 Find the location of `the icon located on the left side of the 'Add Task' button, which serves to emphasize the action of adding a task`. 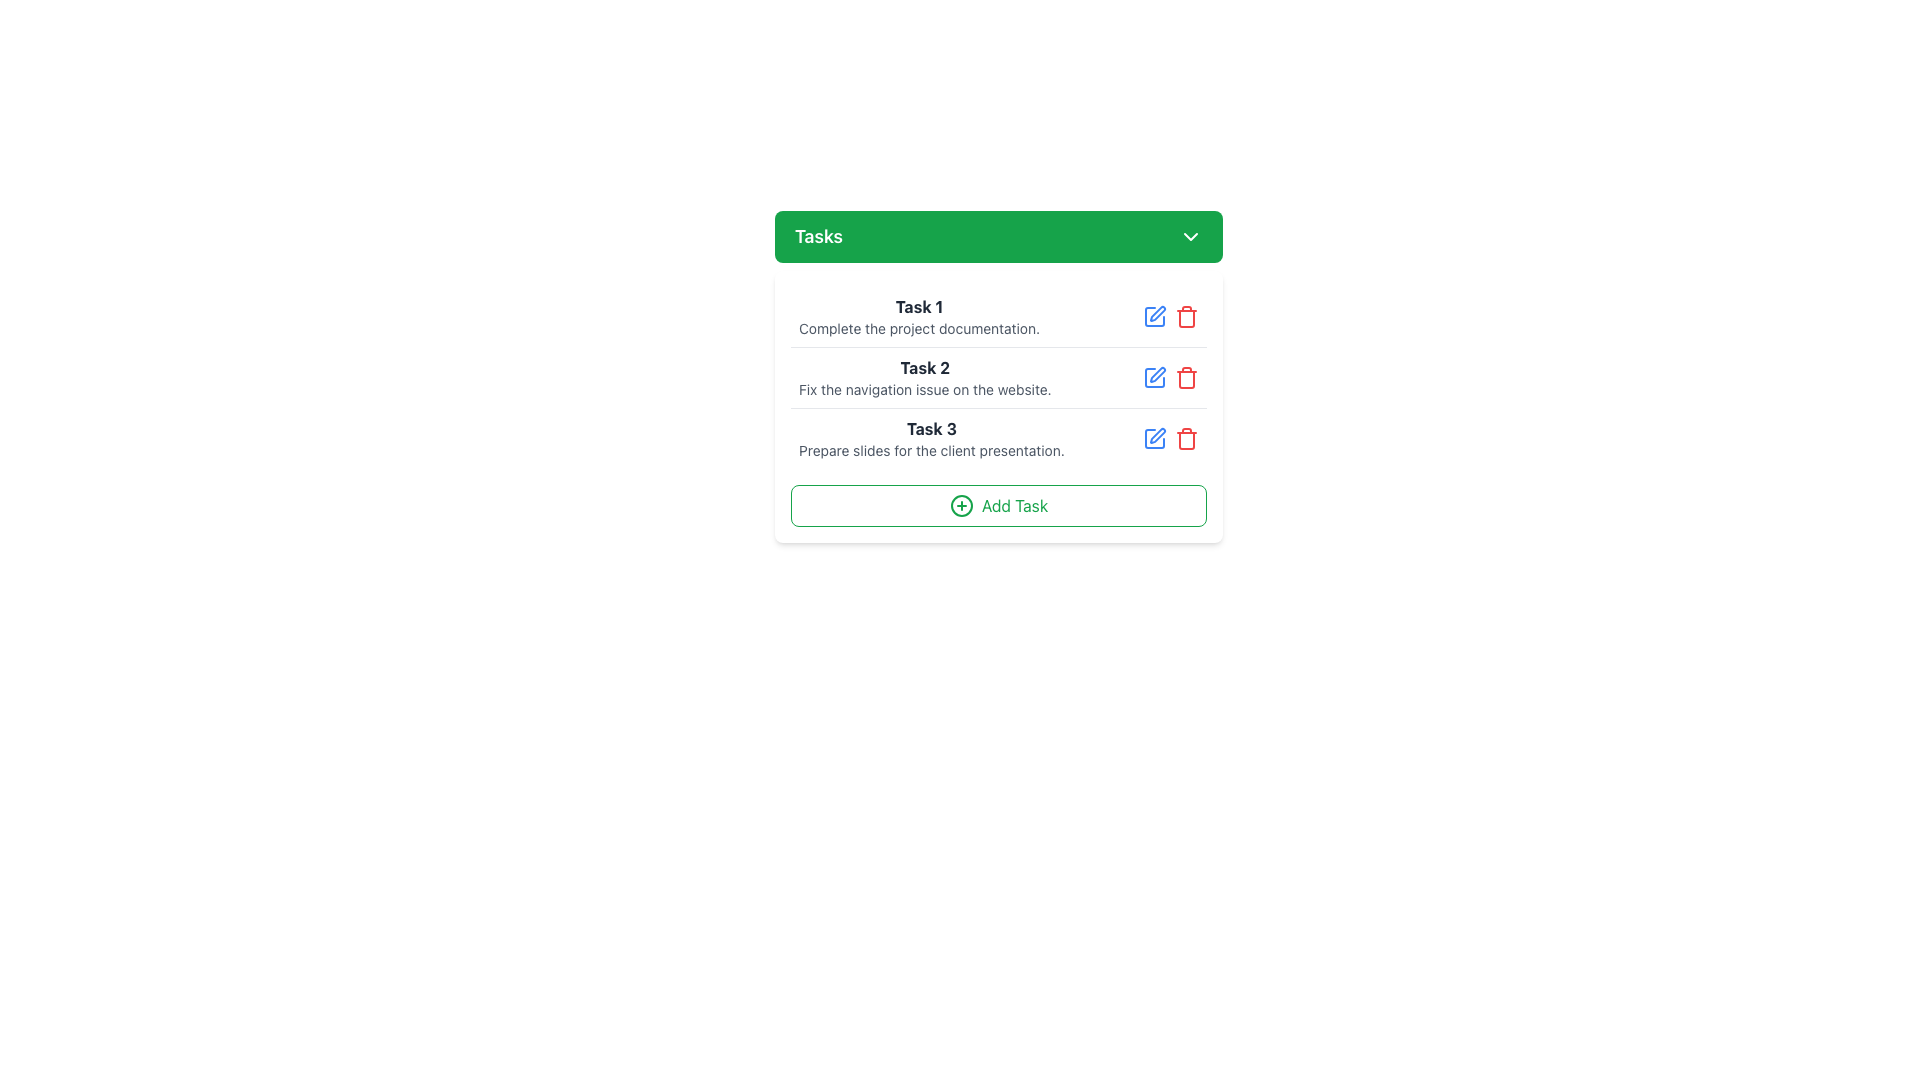

the icon located on the left side of the 'Add Task' button, which serves to emphasize the action of adding a task is located at coordinates (961, 504).